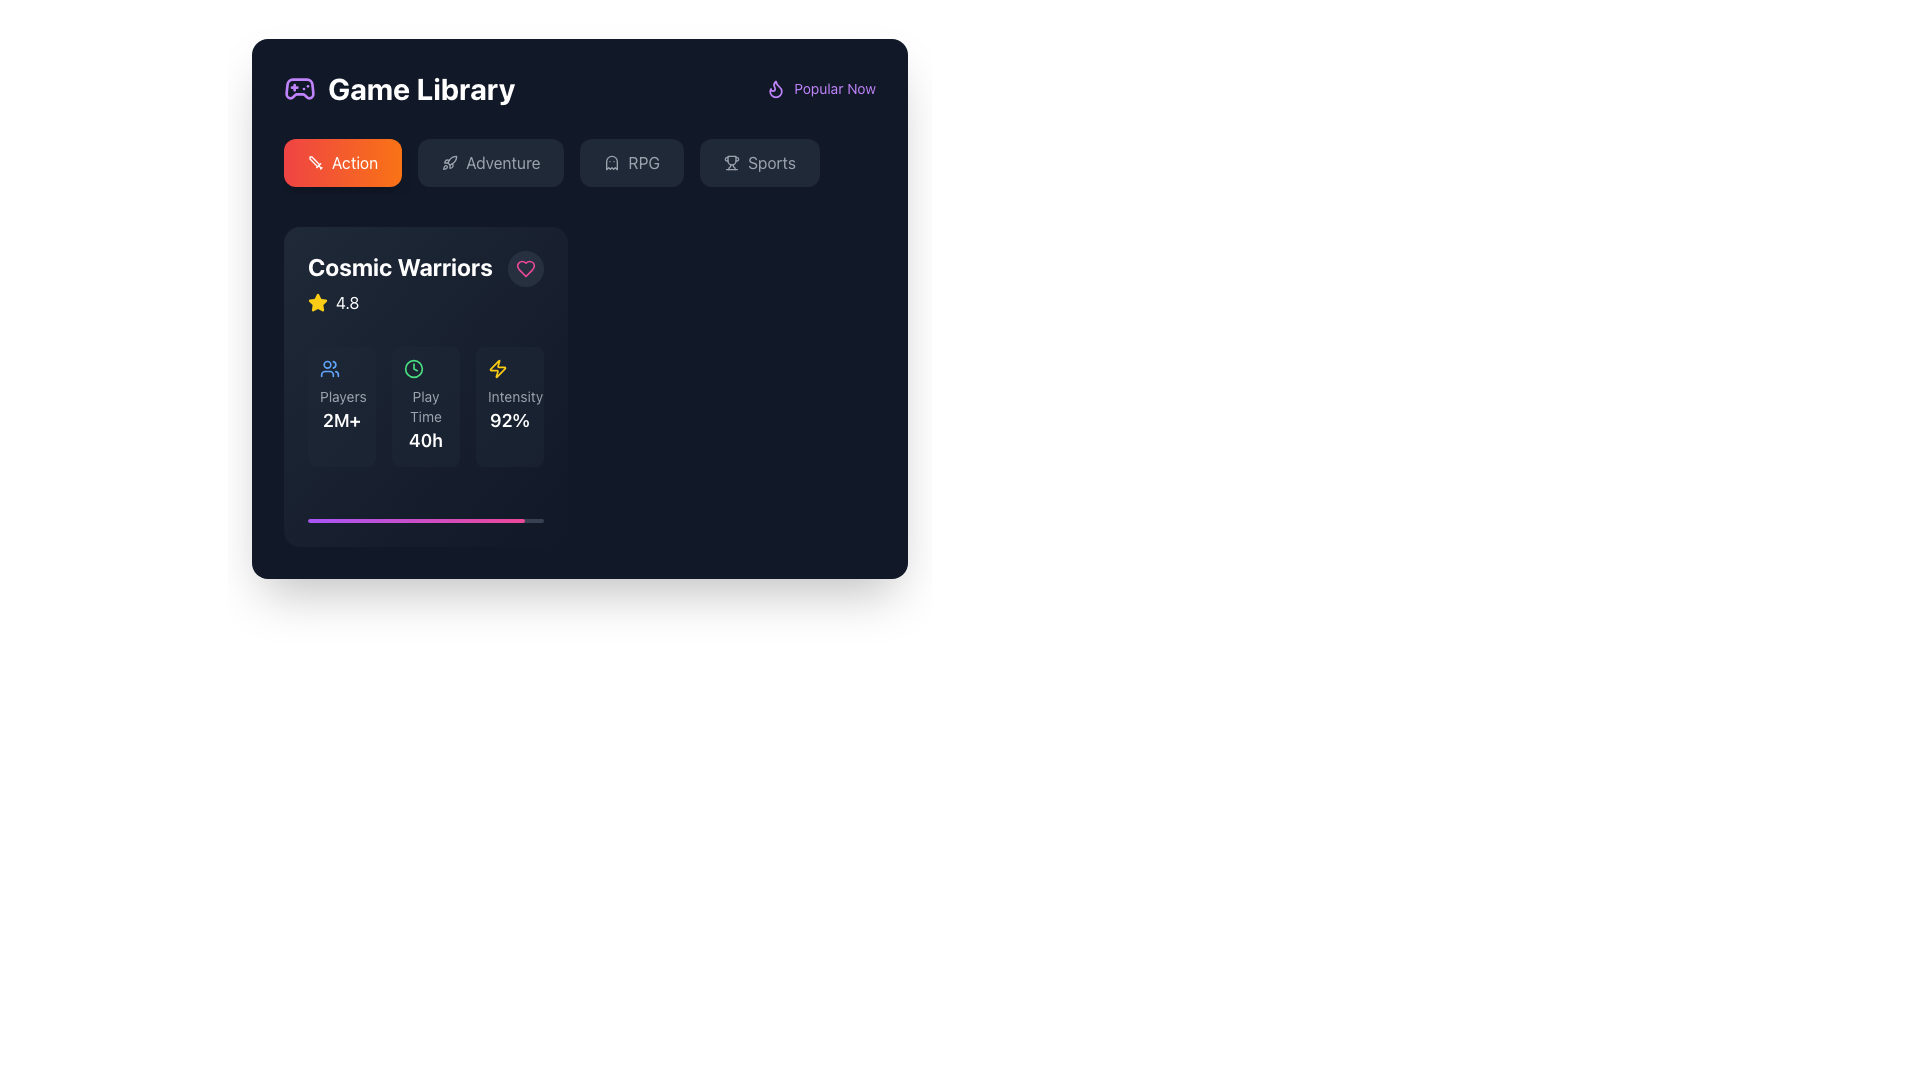 The width and height of the screenshot is (1920, 1080). What do you see at coordinates (611, 161) in the screenshot?
I see `ghost icon representing the 'RPG' category in the gaming library, located next to the text label 'RPG'` at bounding box center [611, 161].